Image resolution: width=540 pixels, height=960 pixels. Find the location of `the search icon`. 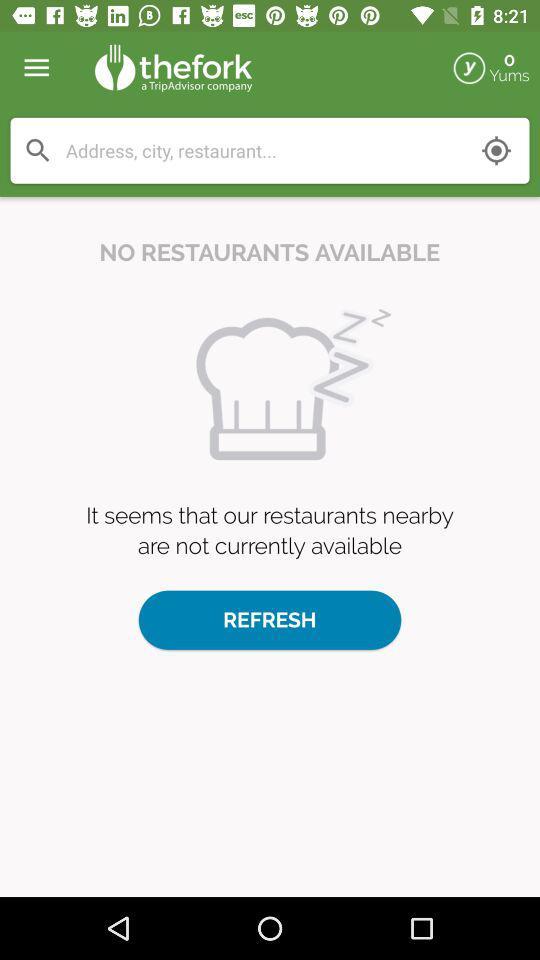

the search icon is located at coordinates (38, 150).